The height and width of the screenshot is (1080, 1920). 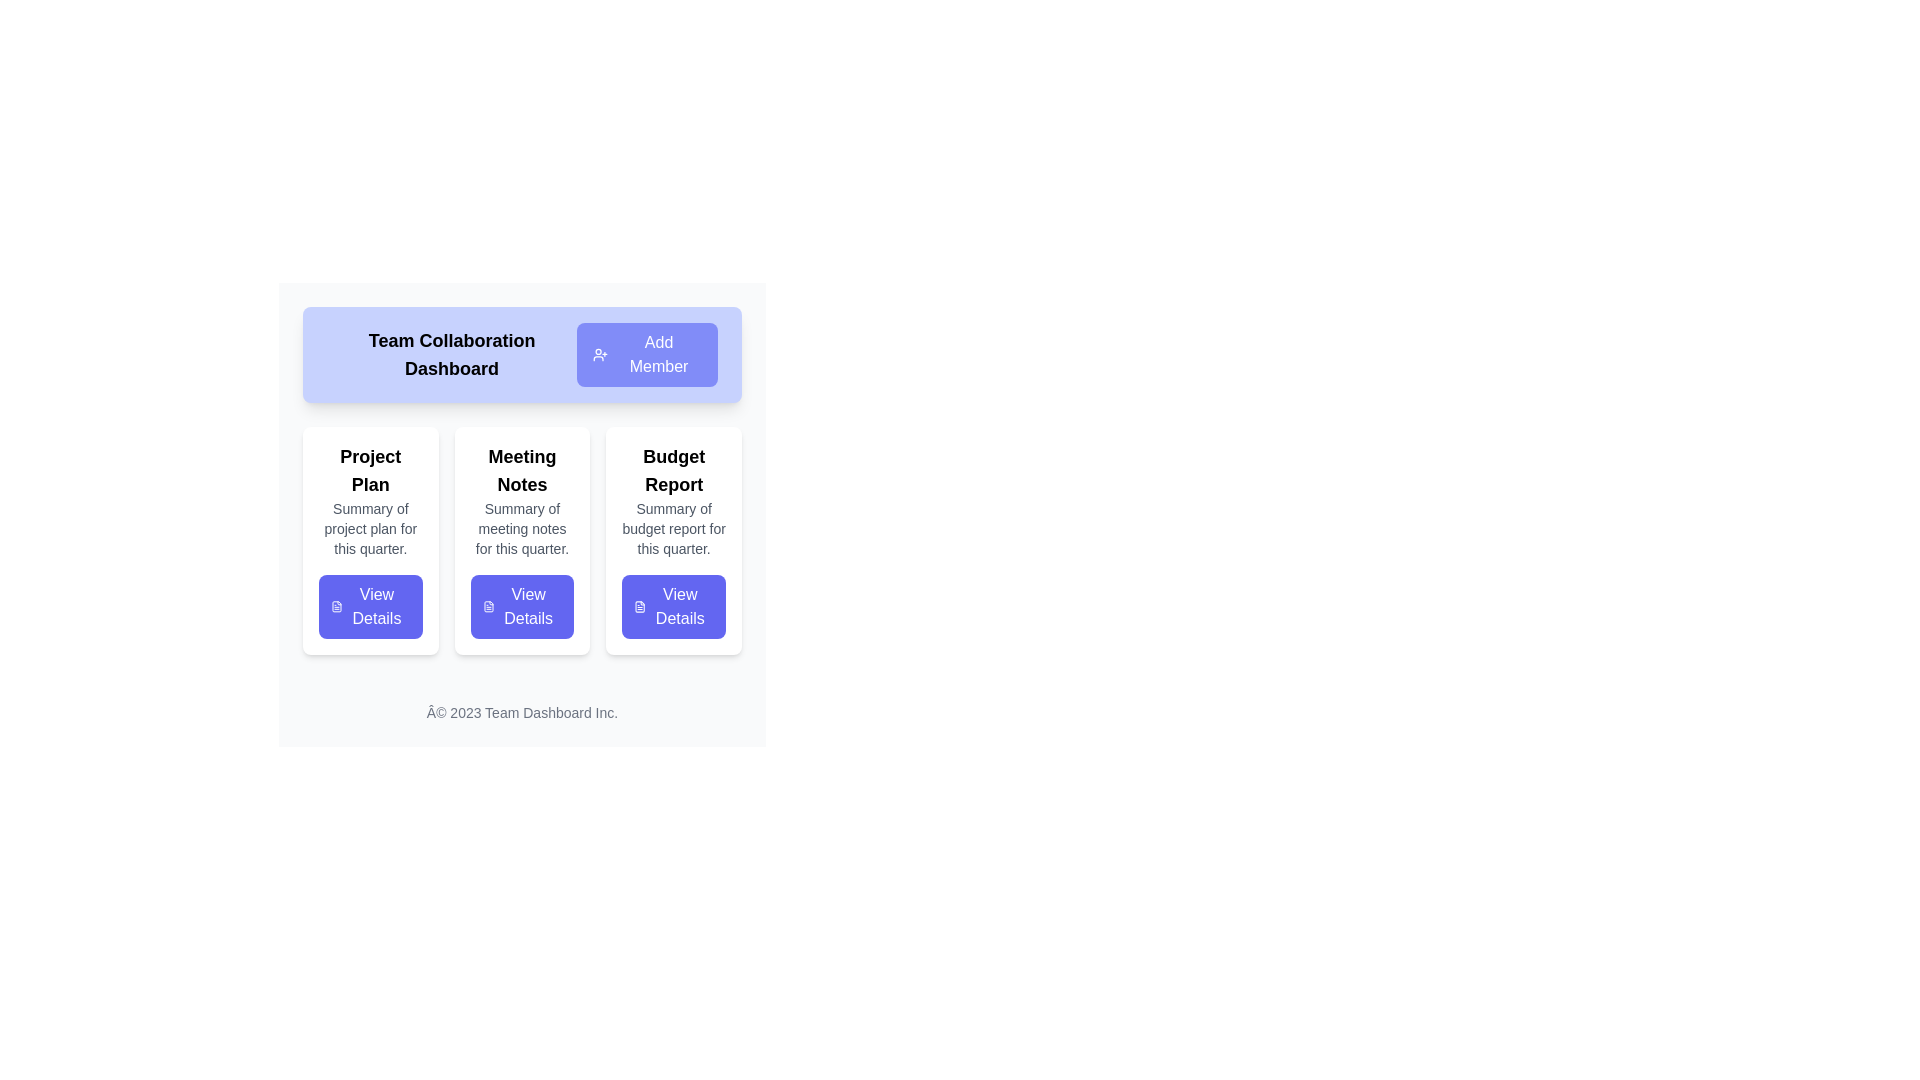 I want to click on the small gray text that reads 'Summary of project plan for this quarter', which is located beneath the 'Project Plan' title in a vertically aligned card layout, so click(x=370, y=527).